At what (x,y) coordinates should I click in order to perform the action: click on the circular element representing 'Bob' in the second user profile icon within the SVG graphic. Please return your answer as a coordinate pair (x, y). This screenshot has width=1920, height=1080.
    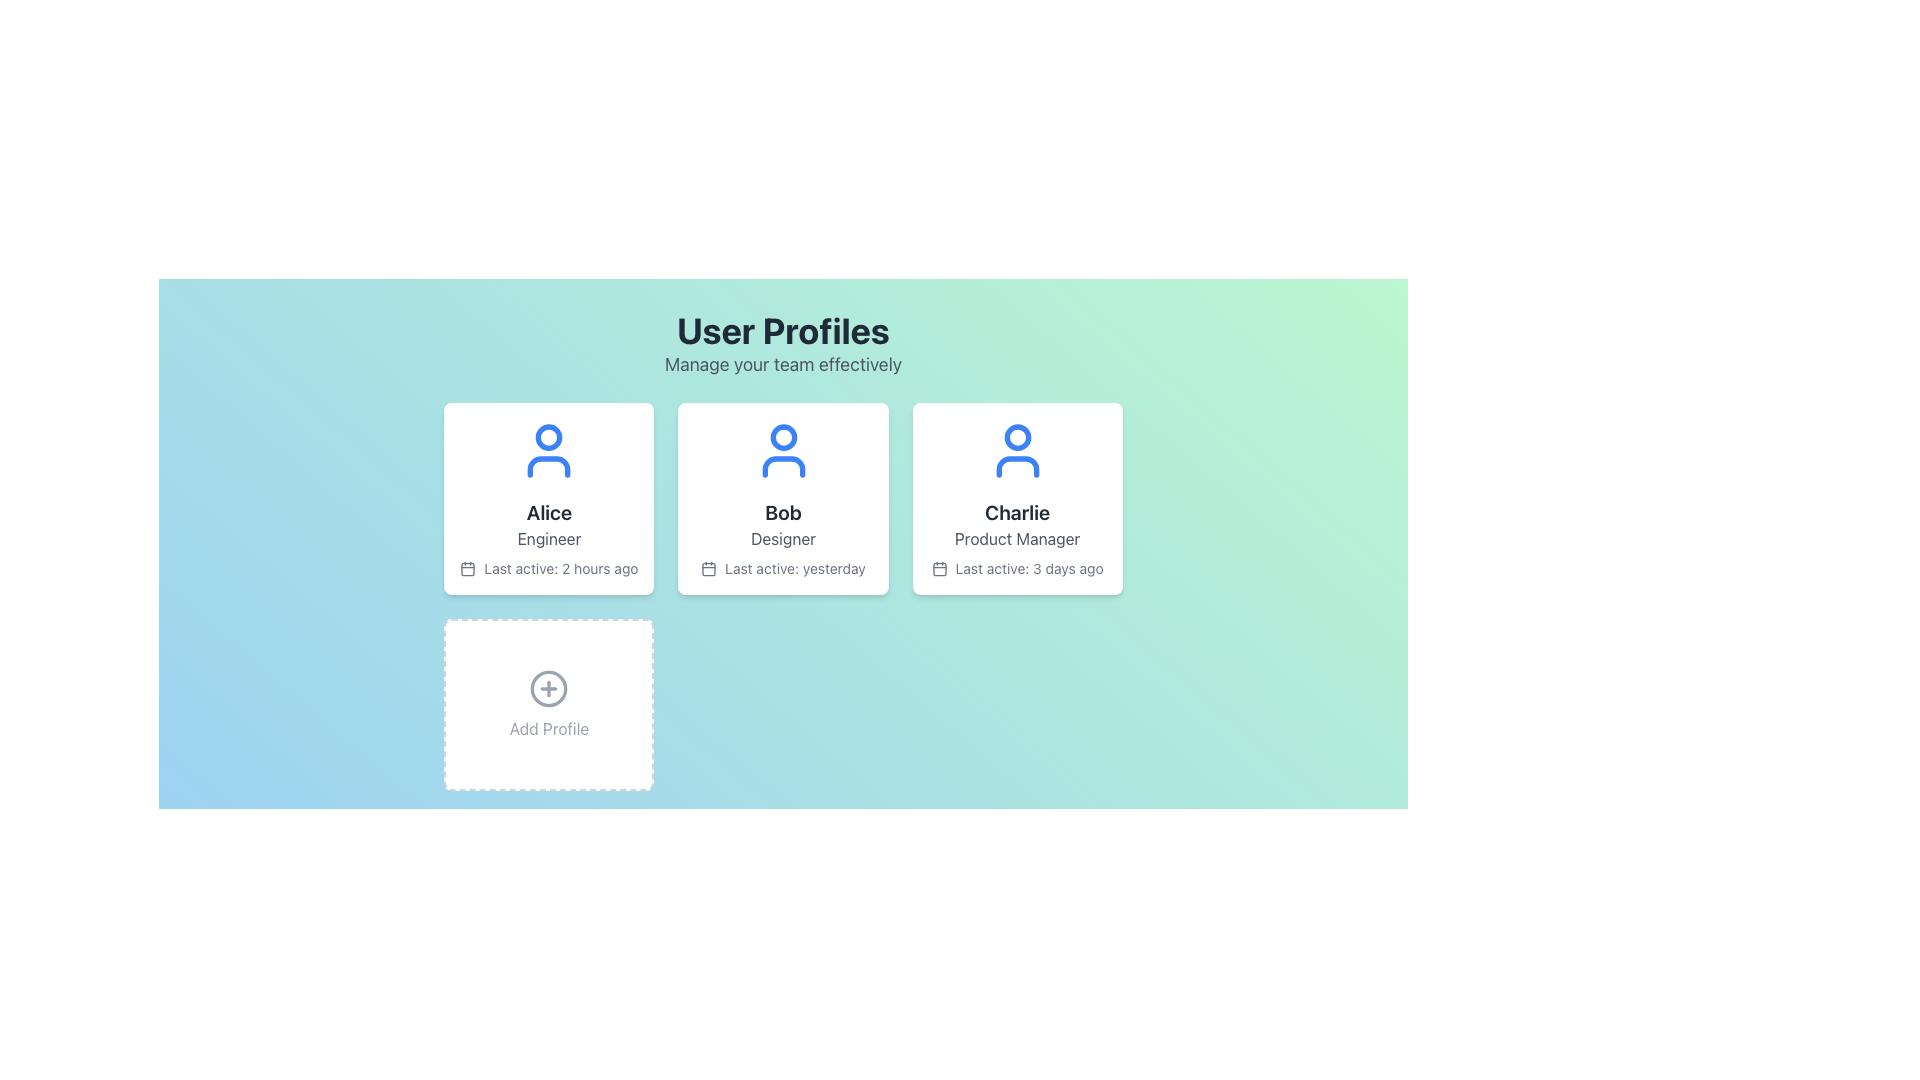
    Looking at the image, I should click on (782, 436).